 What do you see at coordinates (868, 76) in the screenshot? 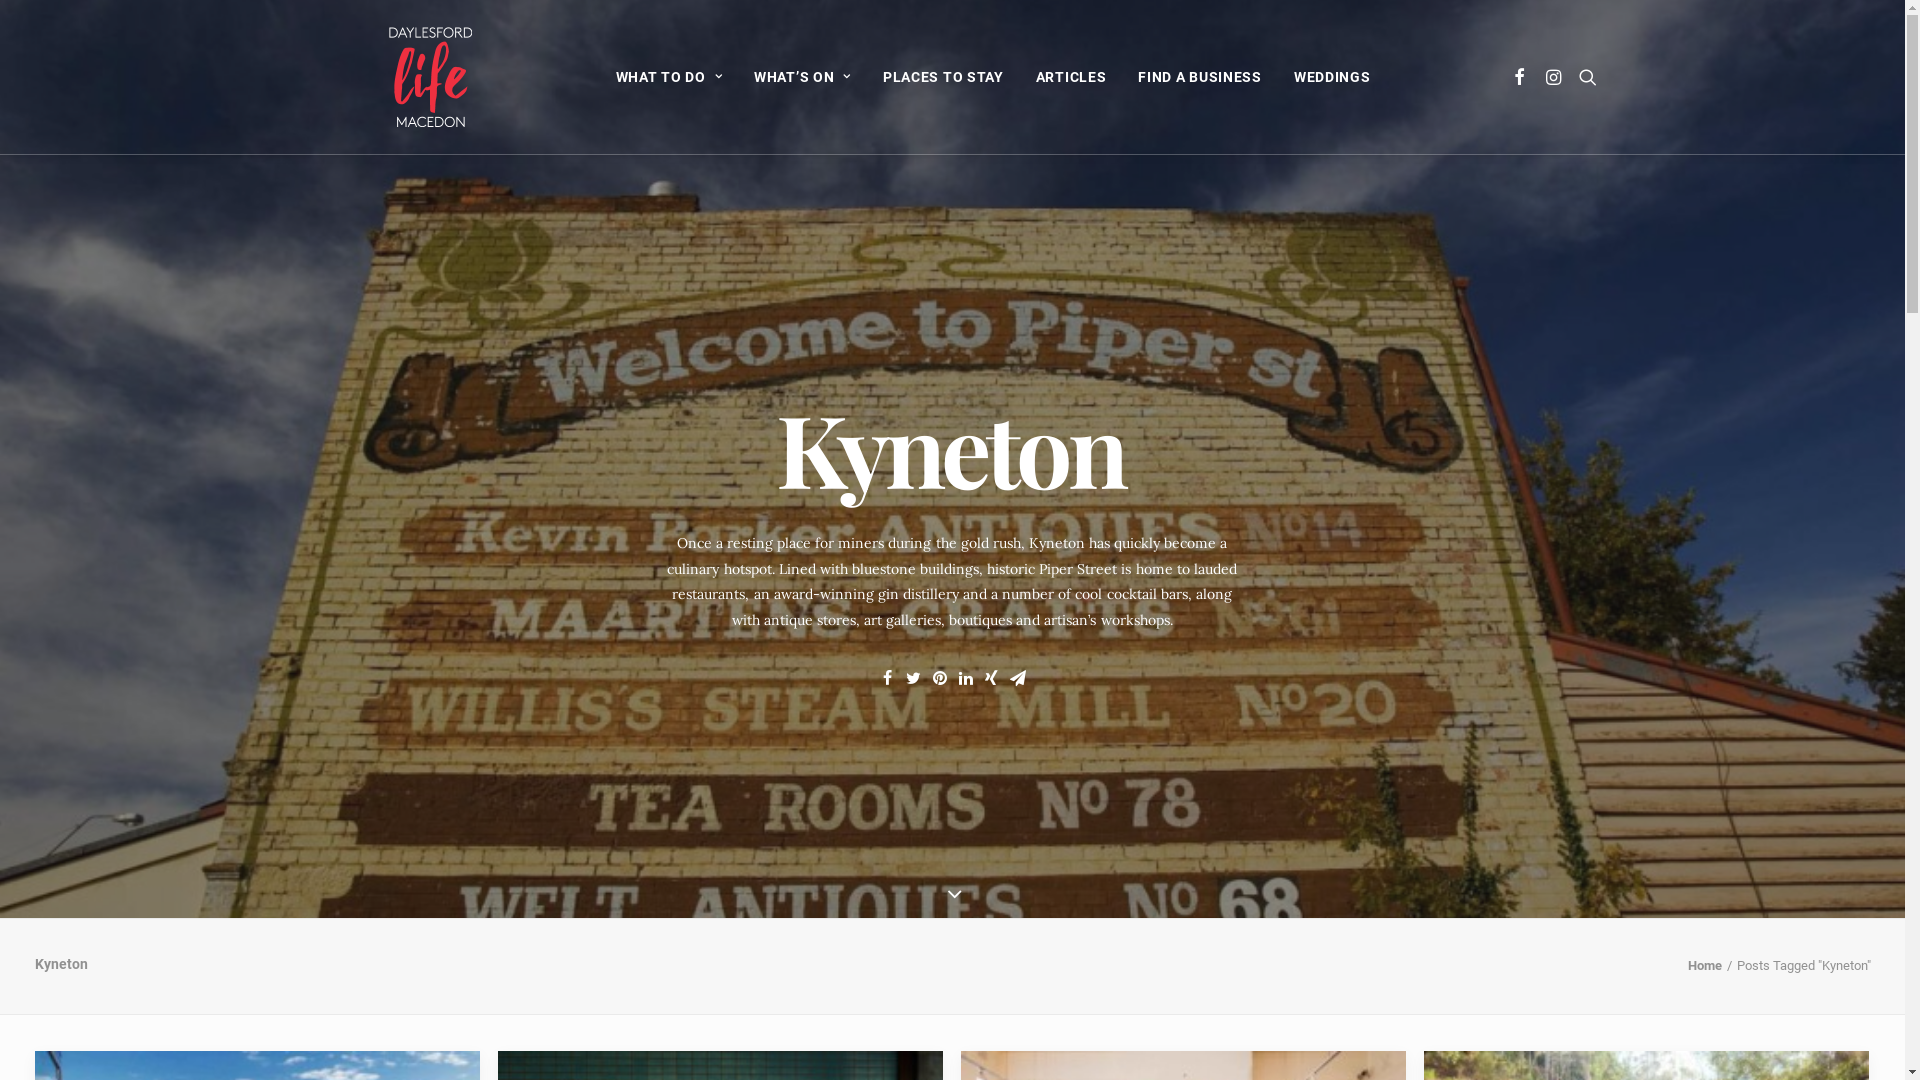
I see `'PLACES TO STAY'` at bounding box center [868, 76].